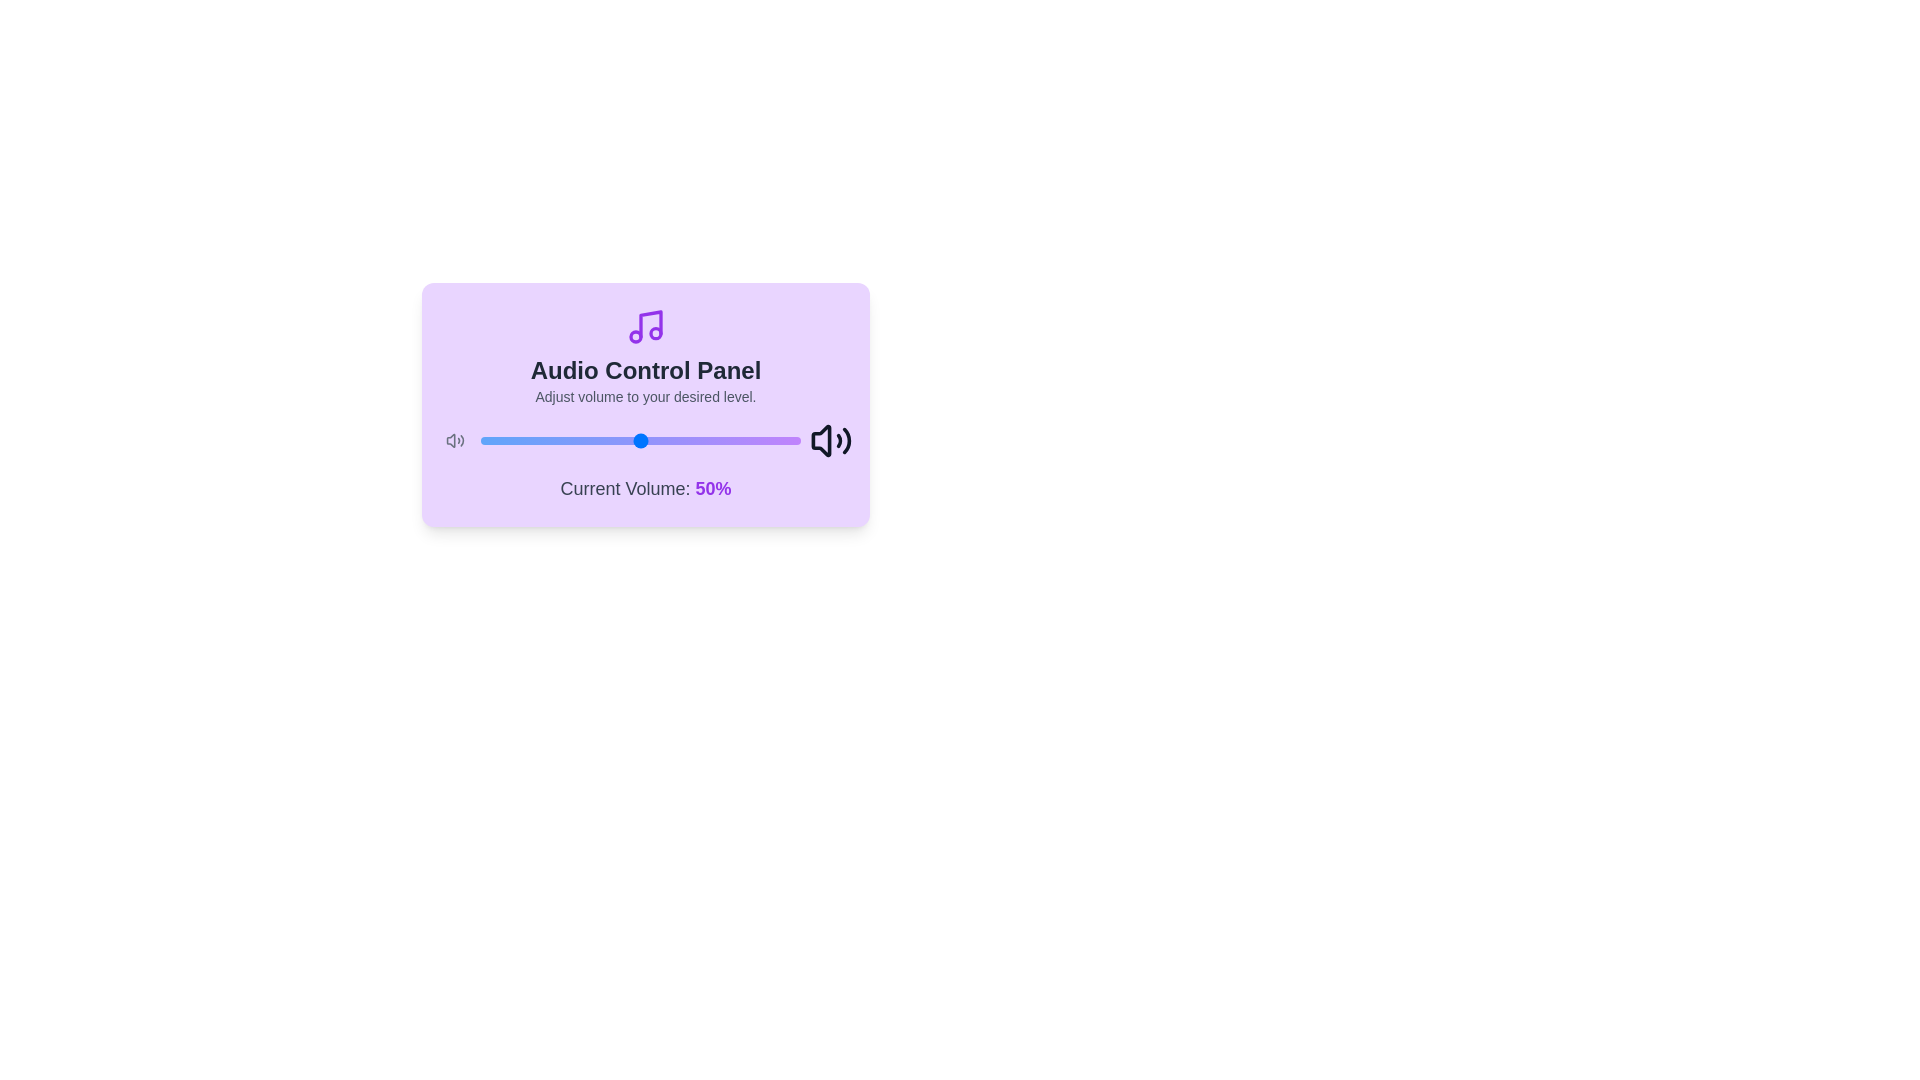 The width and height of the screenshot is (1920, 1080). Describe the element at coordinates (646, 326) in the screenshot. I see `the music note icon to focus on it` at that location.